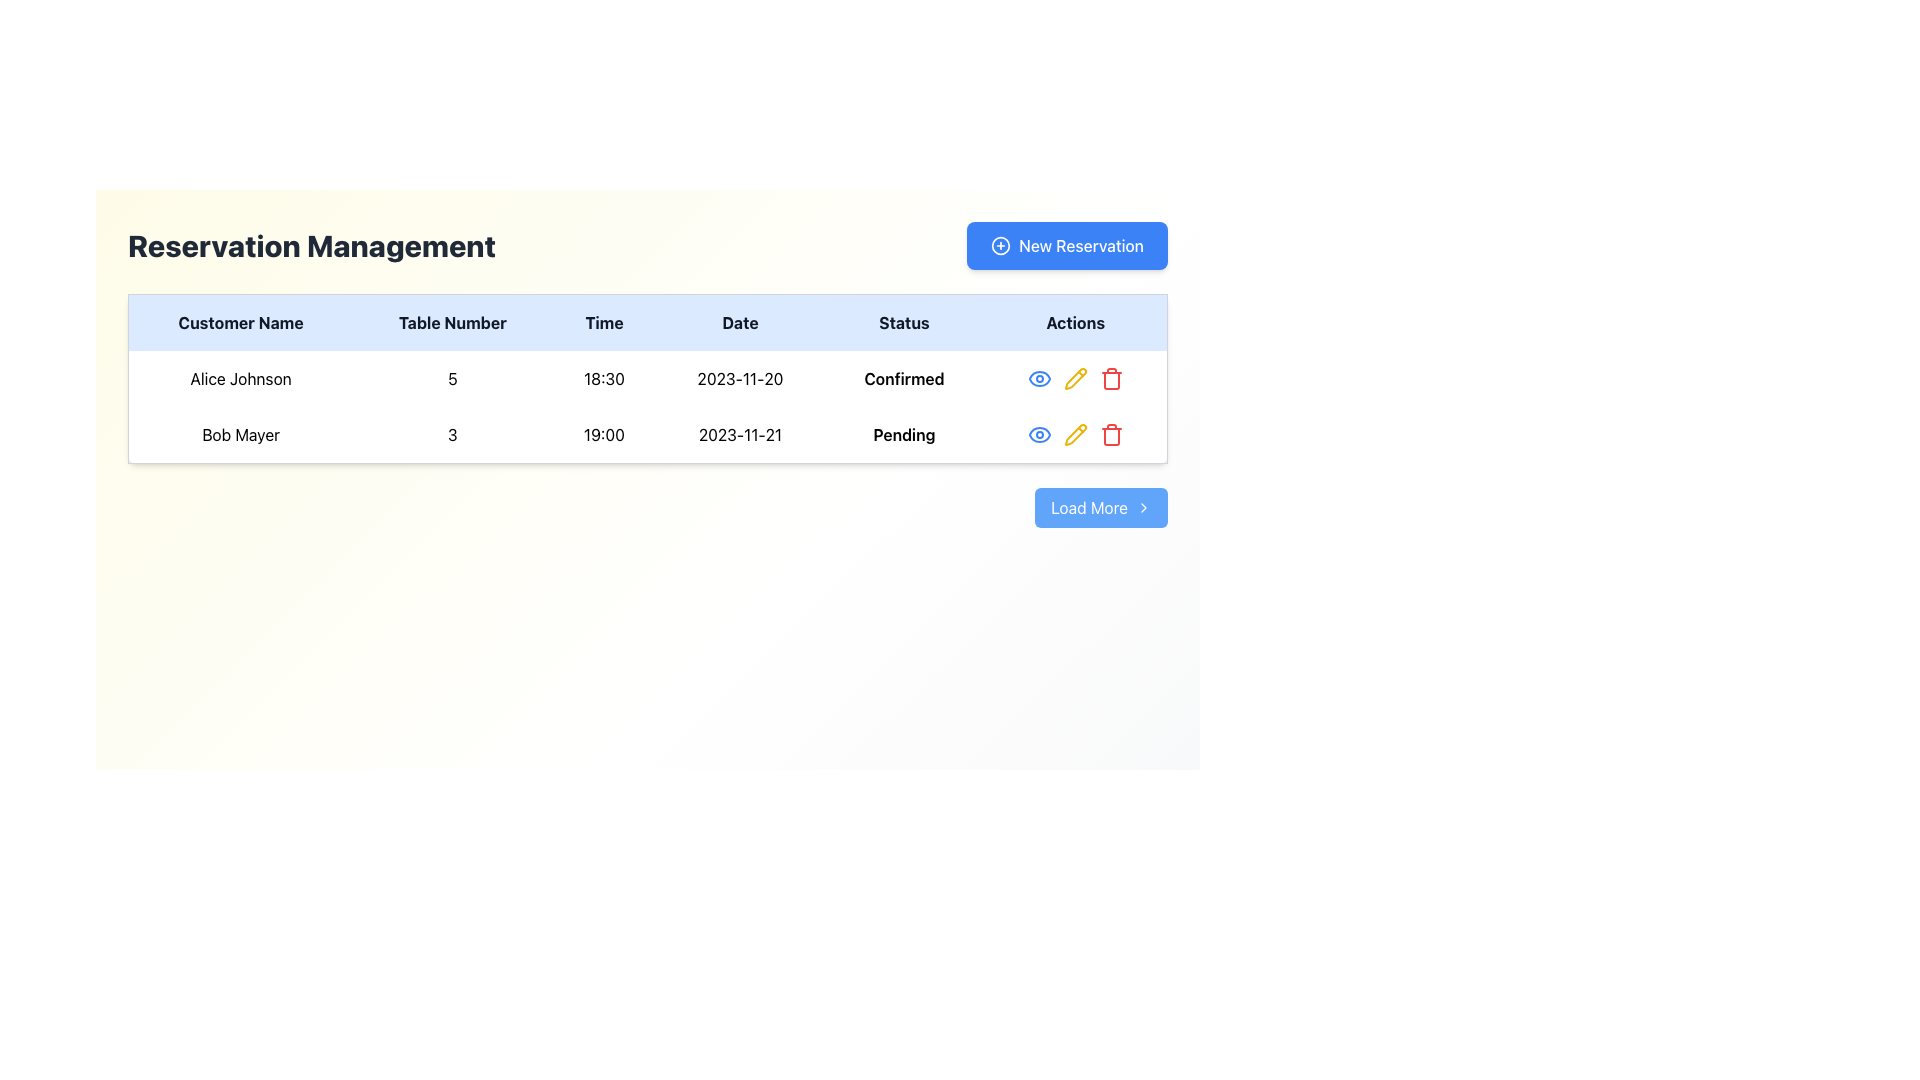  Describe the element at coordinates (1039, 378) in the screenshot. I see `the eye-shaped icon with a blue outline located in the 'Actions' column of the second row in the reservation management table` at that location.